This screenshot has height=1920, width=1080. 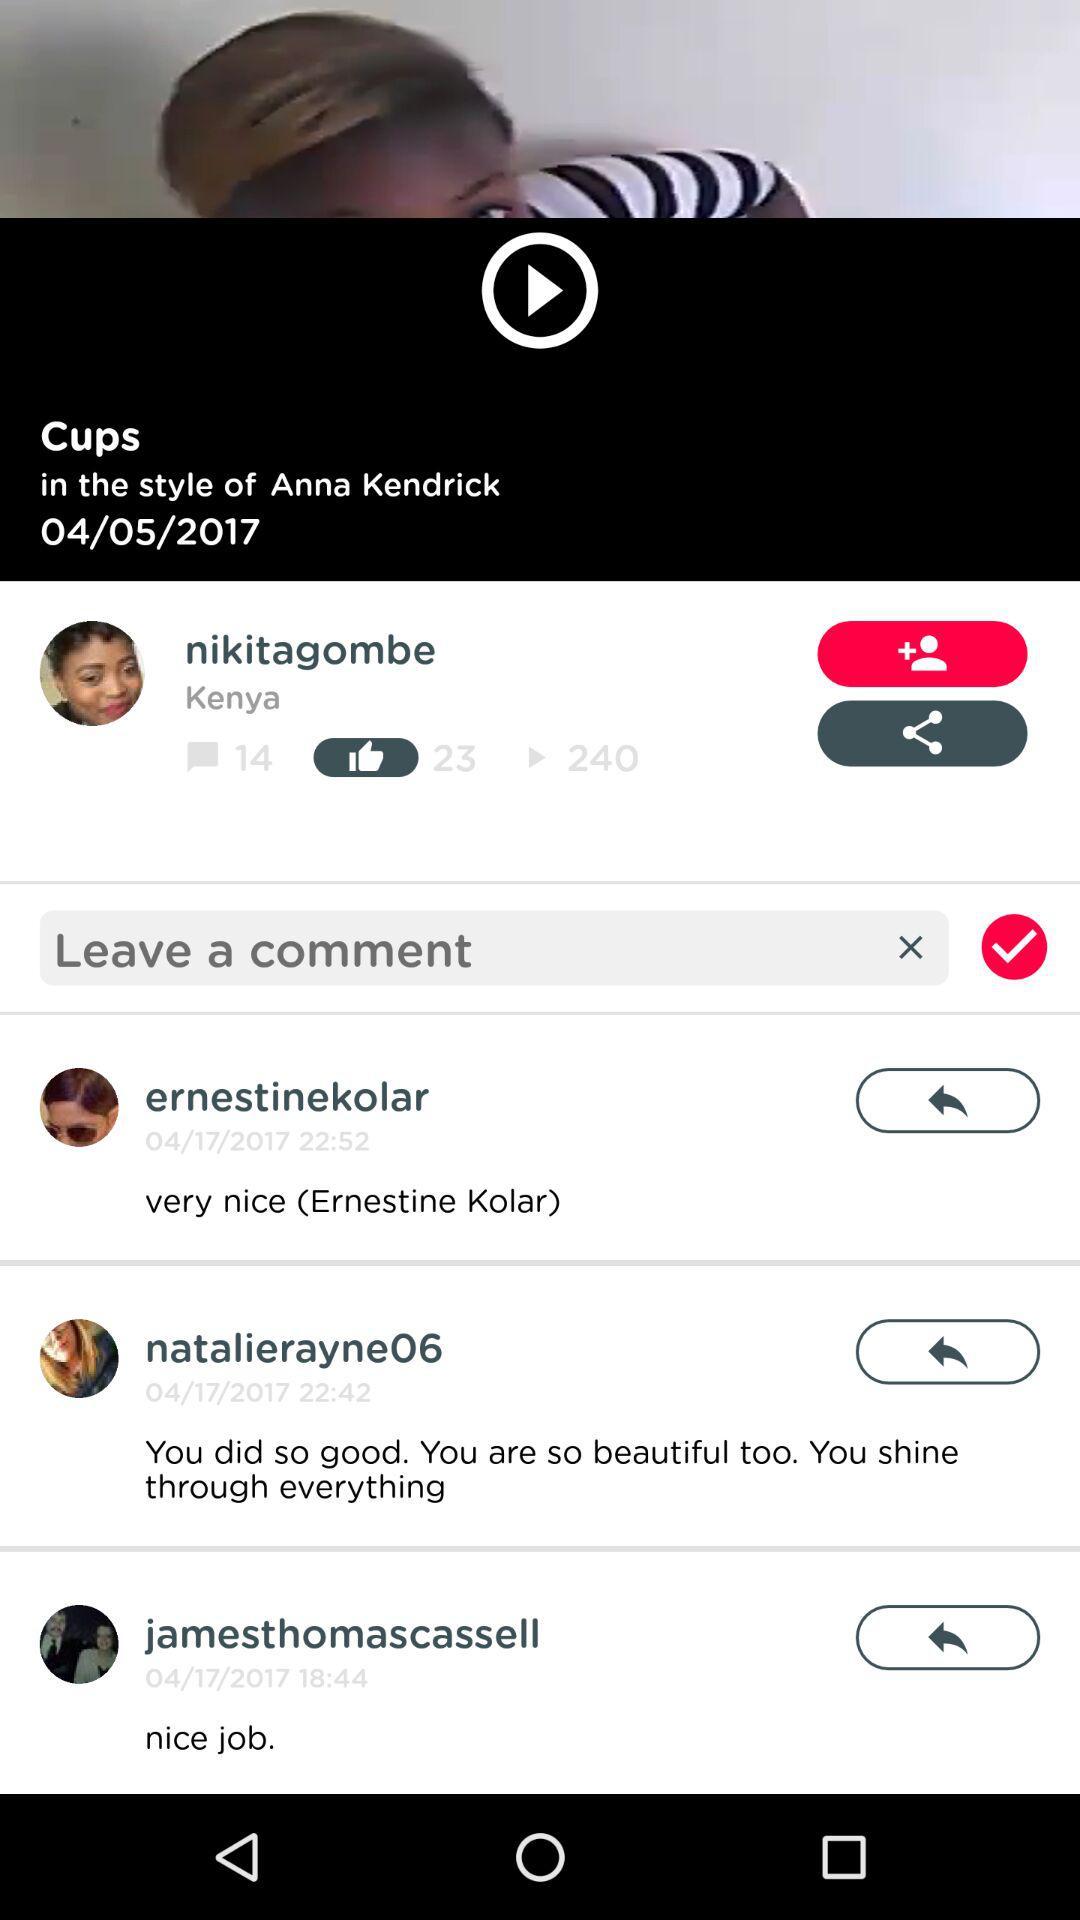 What do you see at coordinates (78, 1358) in the screenshot?
I see `add` at bounding box center [78, 1358].